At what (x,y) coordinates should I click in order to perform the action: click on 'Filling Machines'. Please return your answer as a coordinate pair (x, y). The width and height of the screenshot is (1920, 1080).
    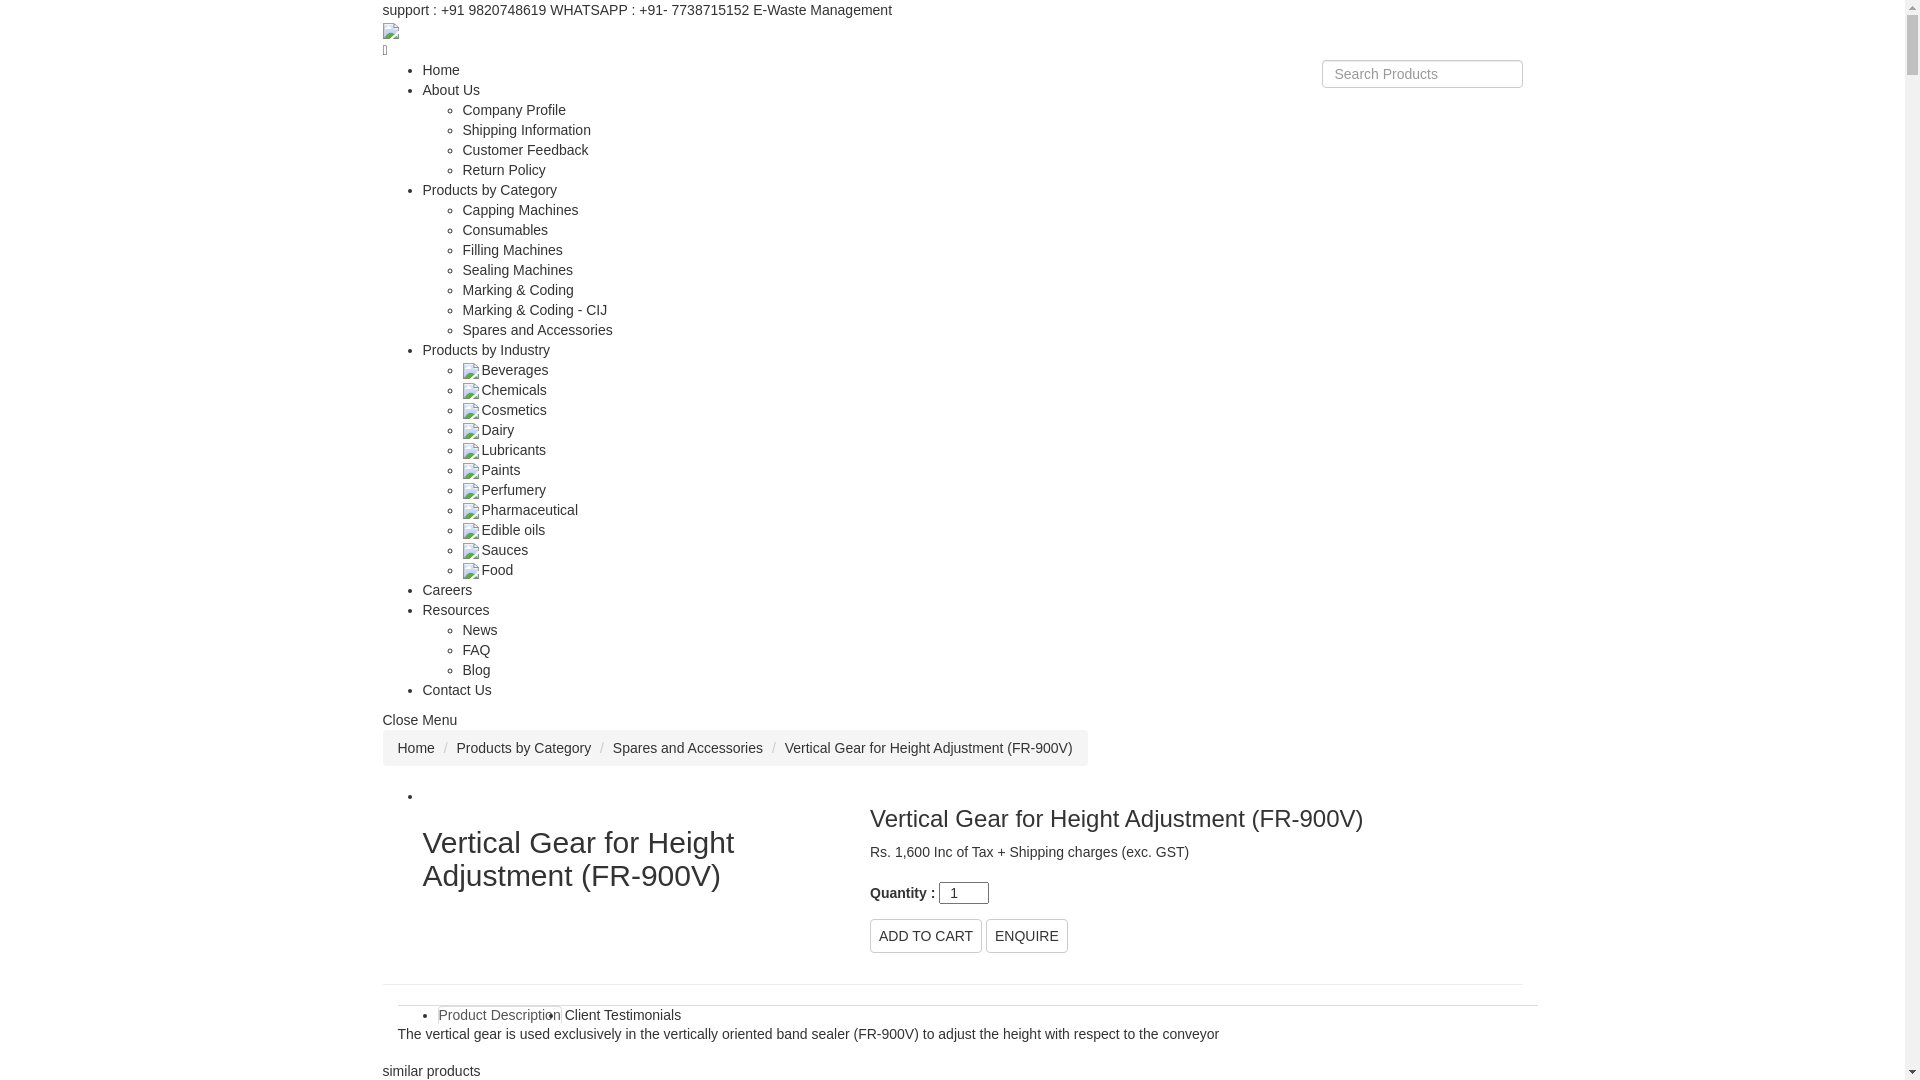
    Looking at the image, I should click on (460, 249).